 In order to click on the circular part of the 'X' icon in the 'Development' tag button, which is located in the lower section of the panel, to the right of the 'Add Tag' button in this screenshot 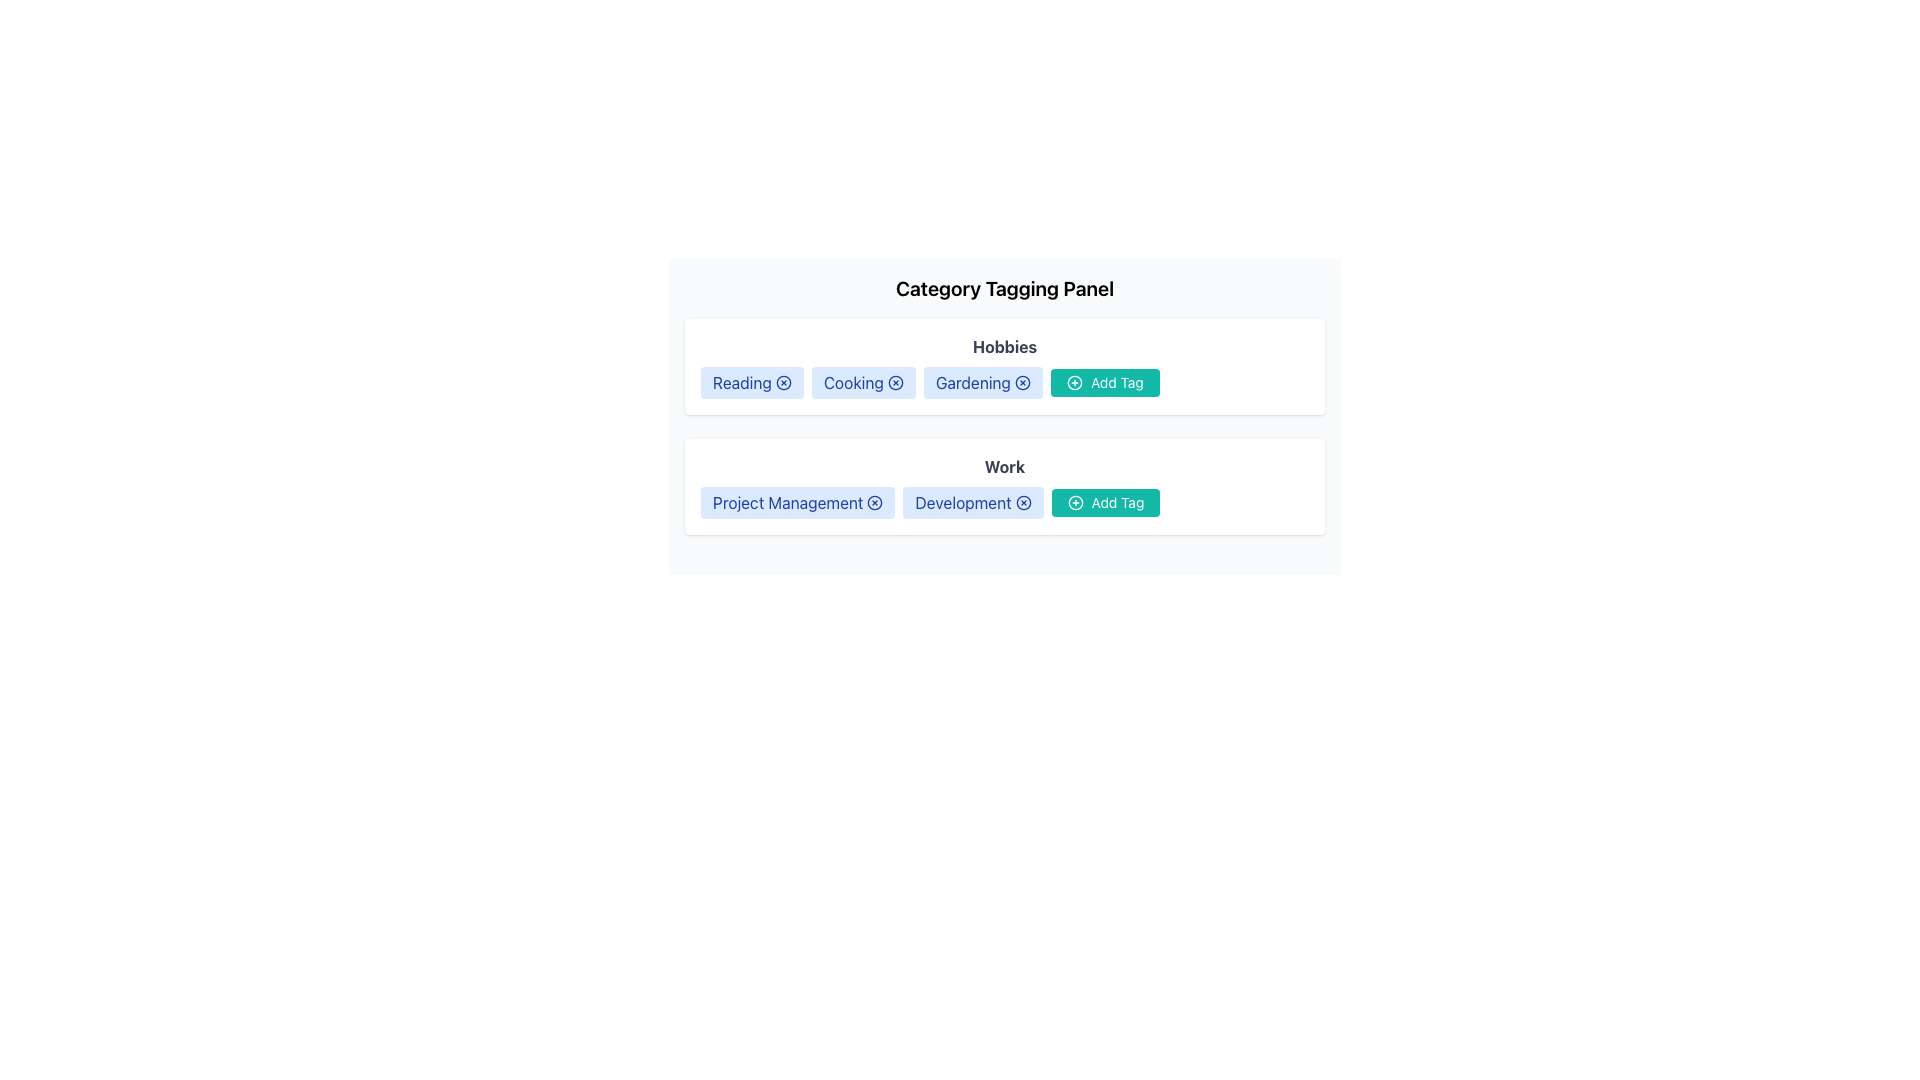, I will do `click(1023, 501)`.